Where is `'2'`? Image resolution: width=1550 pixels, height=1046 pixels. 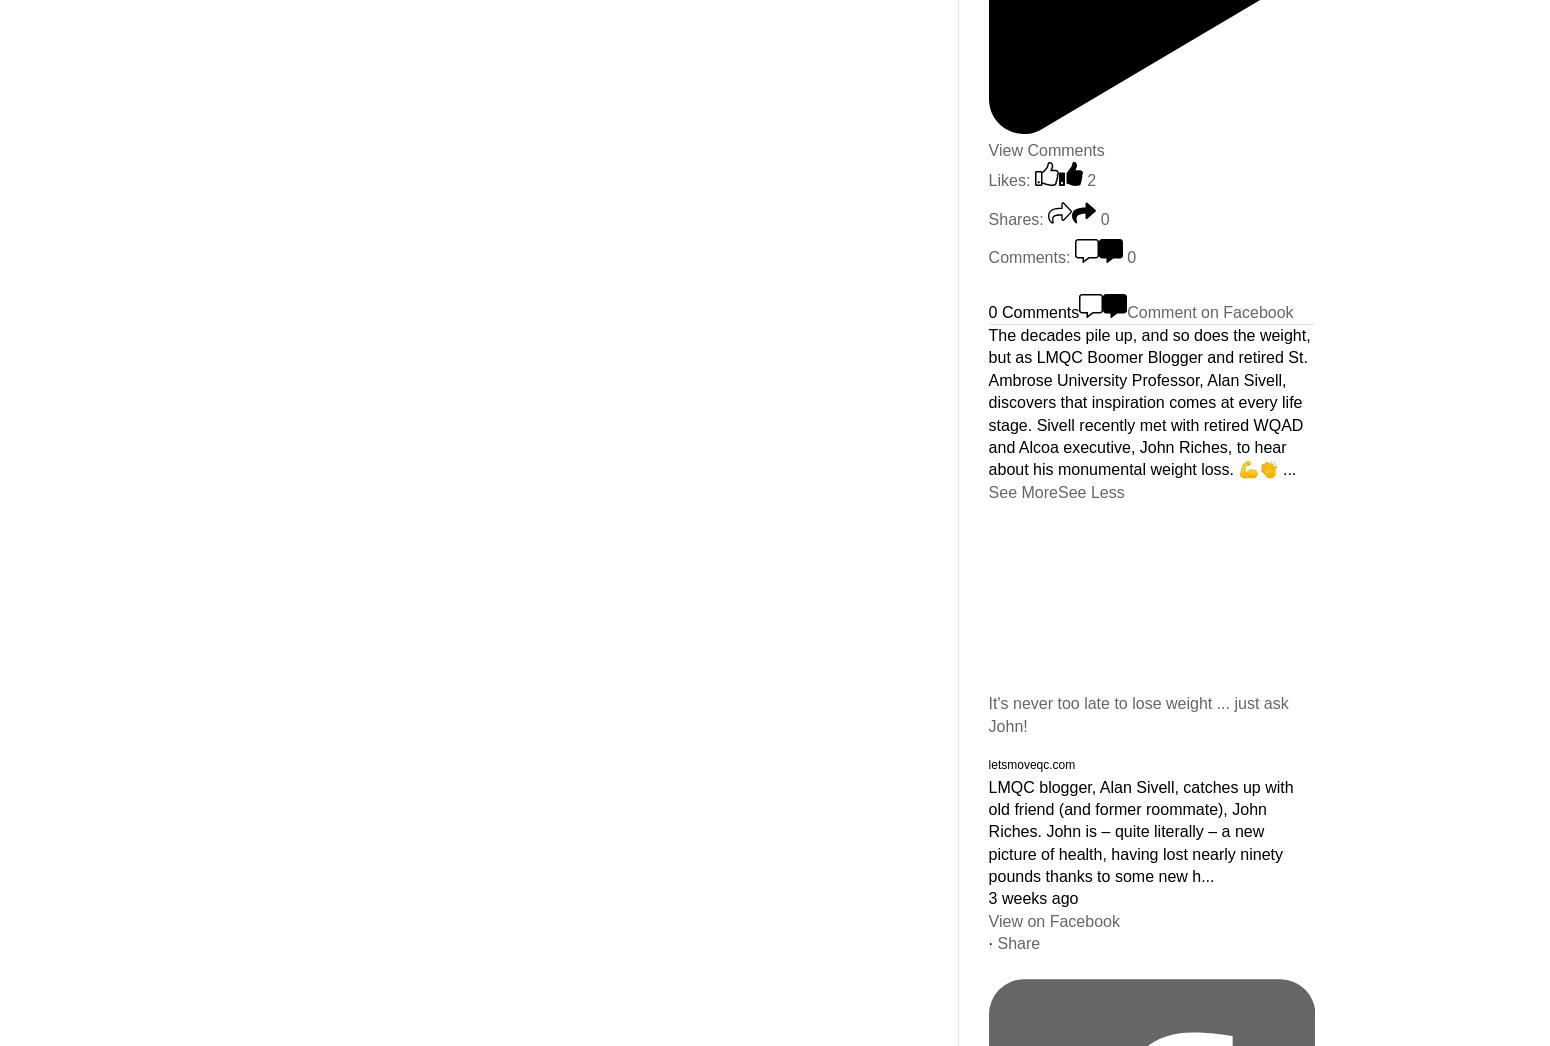
'2' is located at coordinates (1086, 180).